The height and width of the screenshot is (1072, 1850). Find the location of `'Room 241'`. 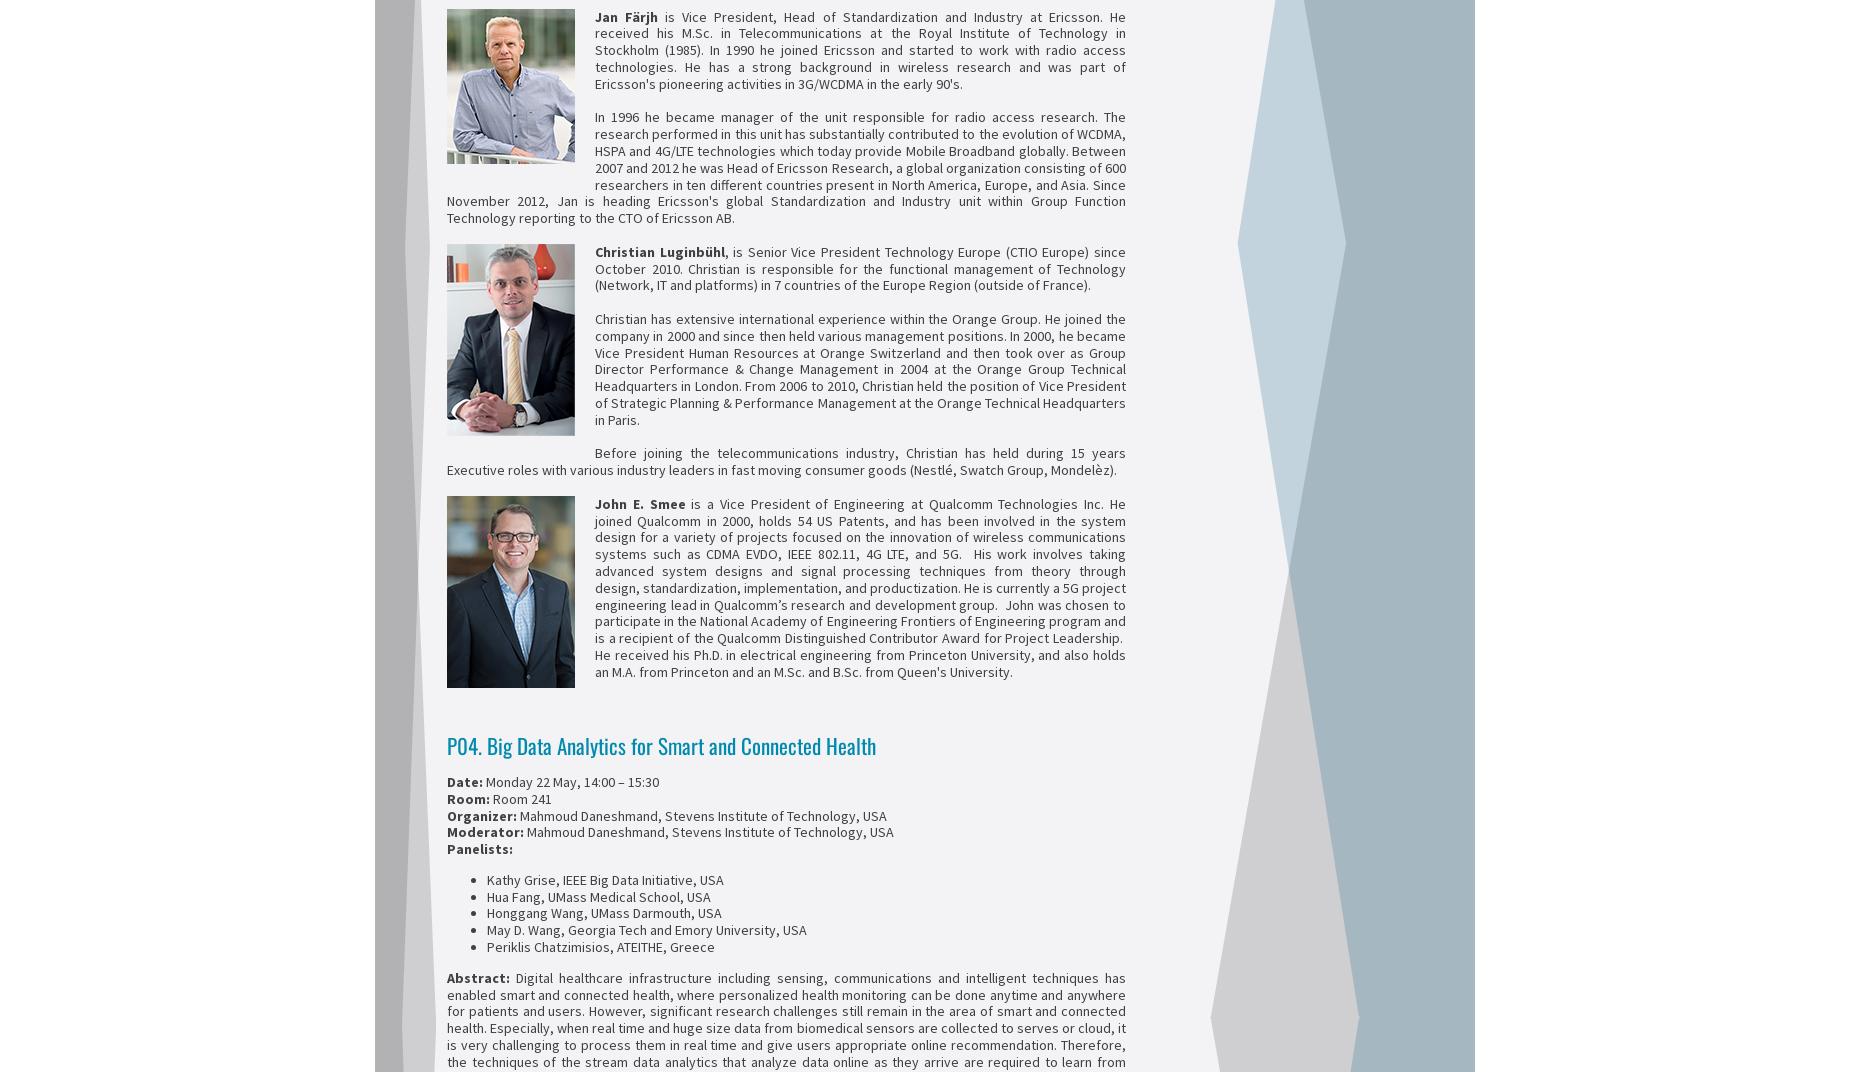

'Room 241' is located at coordinates (522, 797).